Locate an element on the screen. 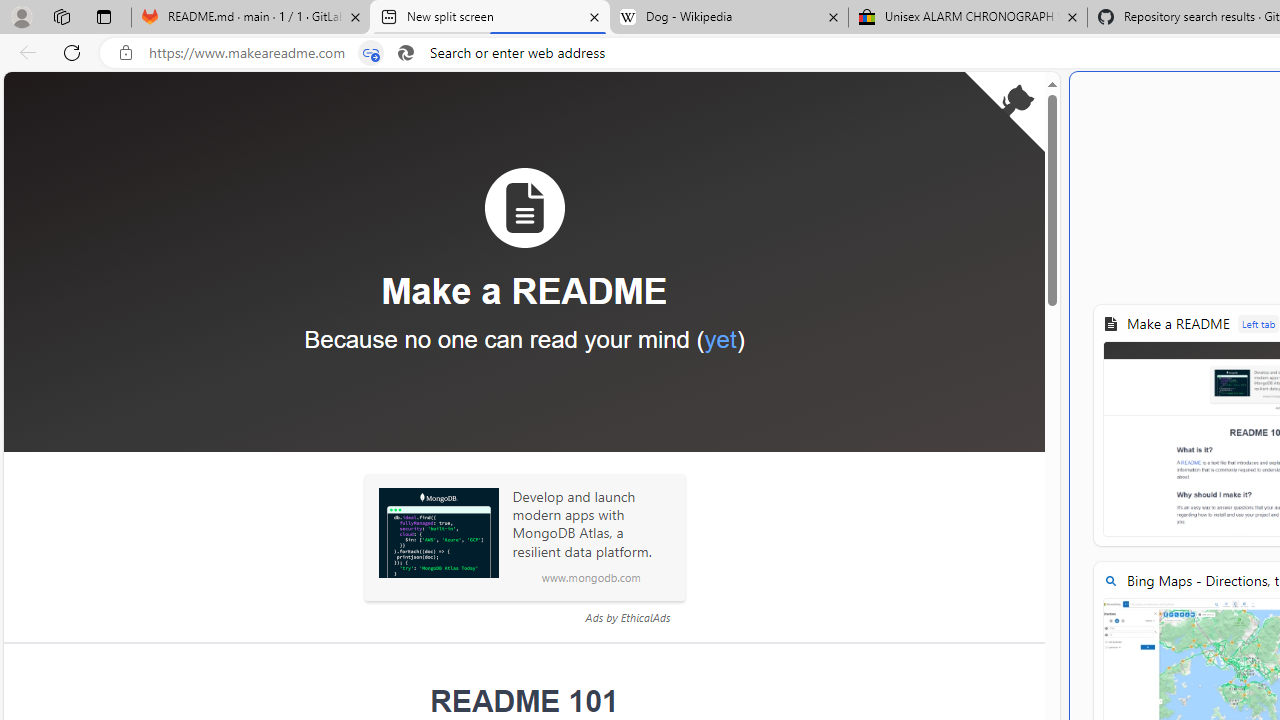 The height and width of the screenshot is (720, 1280). 'Search icon' is located at coordinates (405, 52).